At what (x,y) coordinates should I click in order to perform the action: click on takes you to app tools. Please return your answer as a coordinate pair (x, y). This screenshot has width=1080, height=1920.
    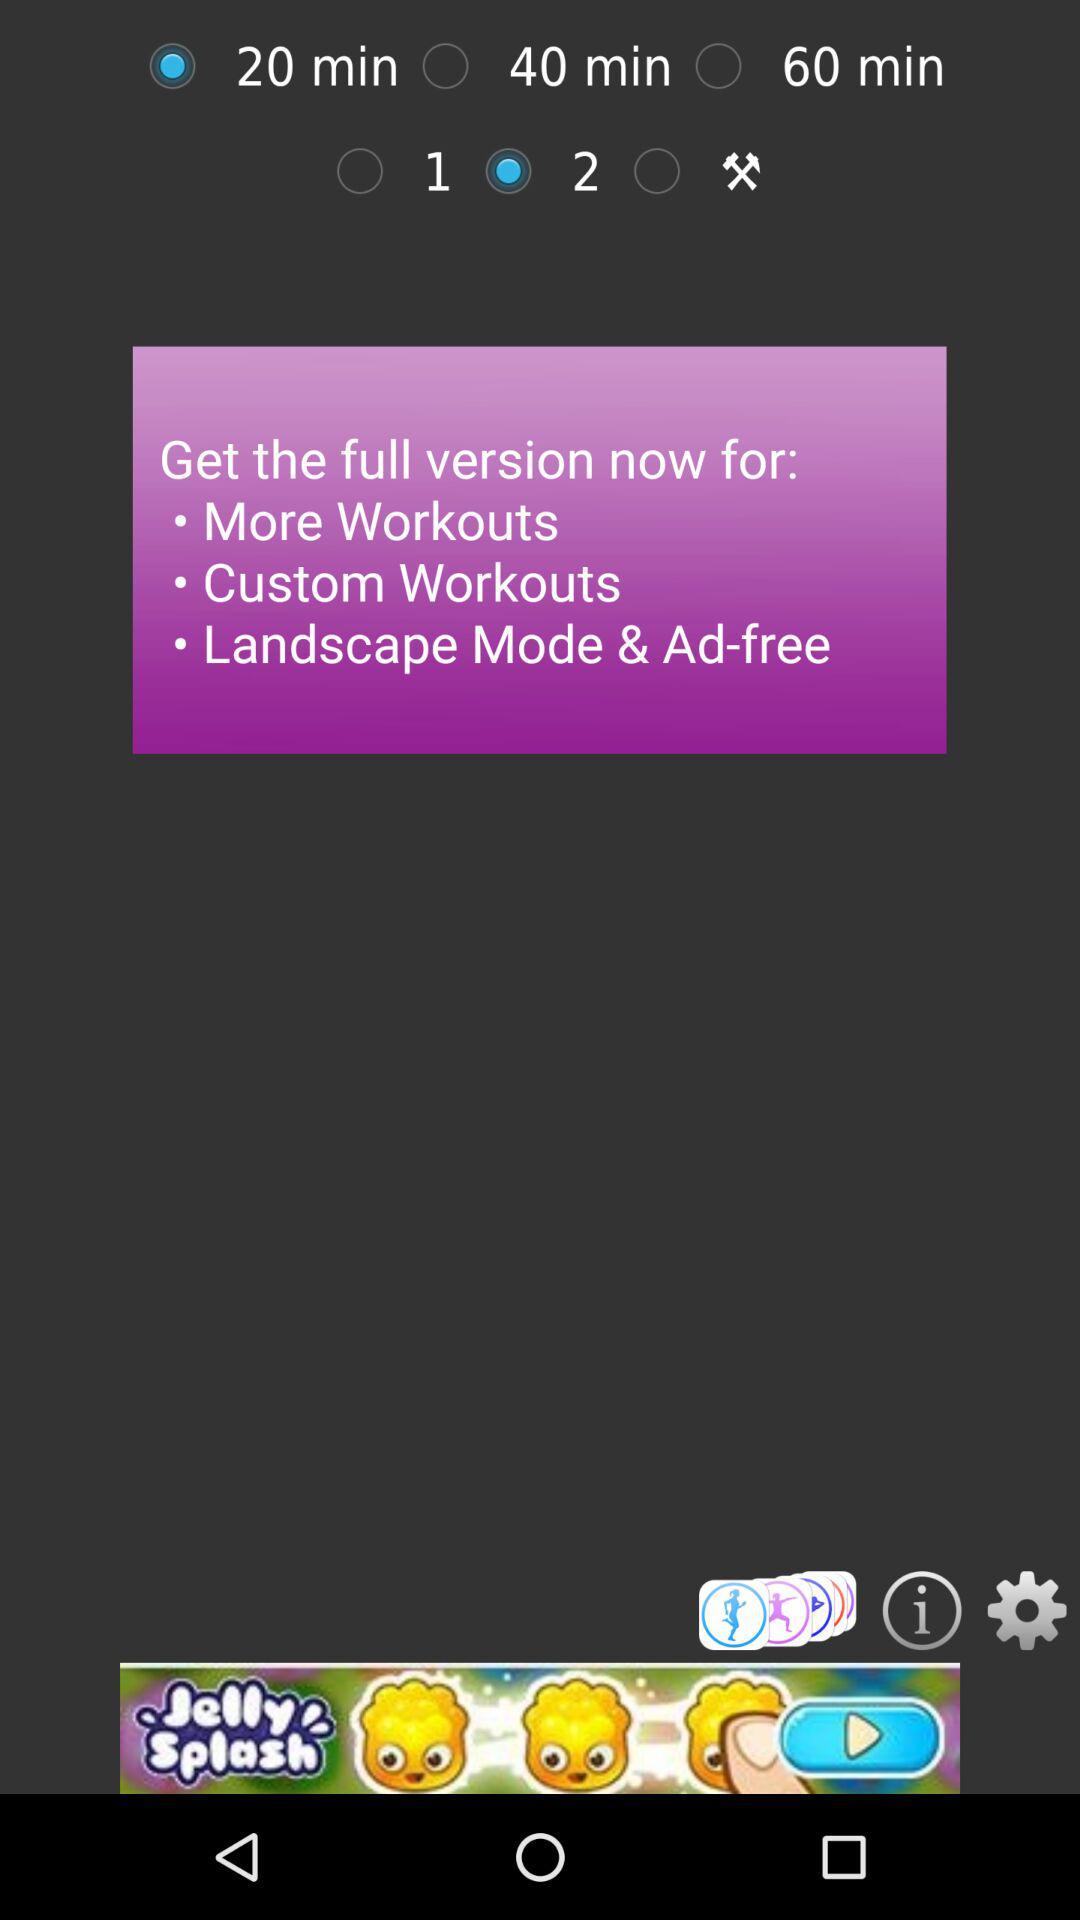
    Looking at the image, I should click on (667, 171).